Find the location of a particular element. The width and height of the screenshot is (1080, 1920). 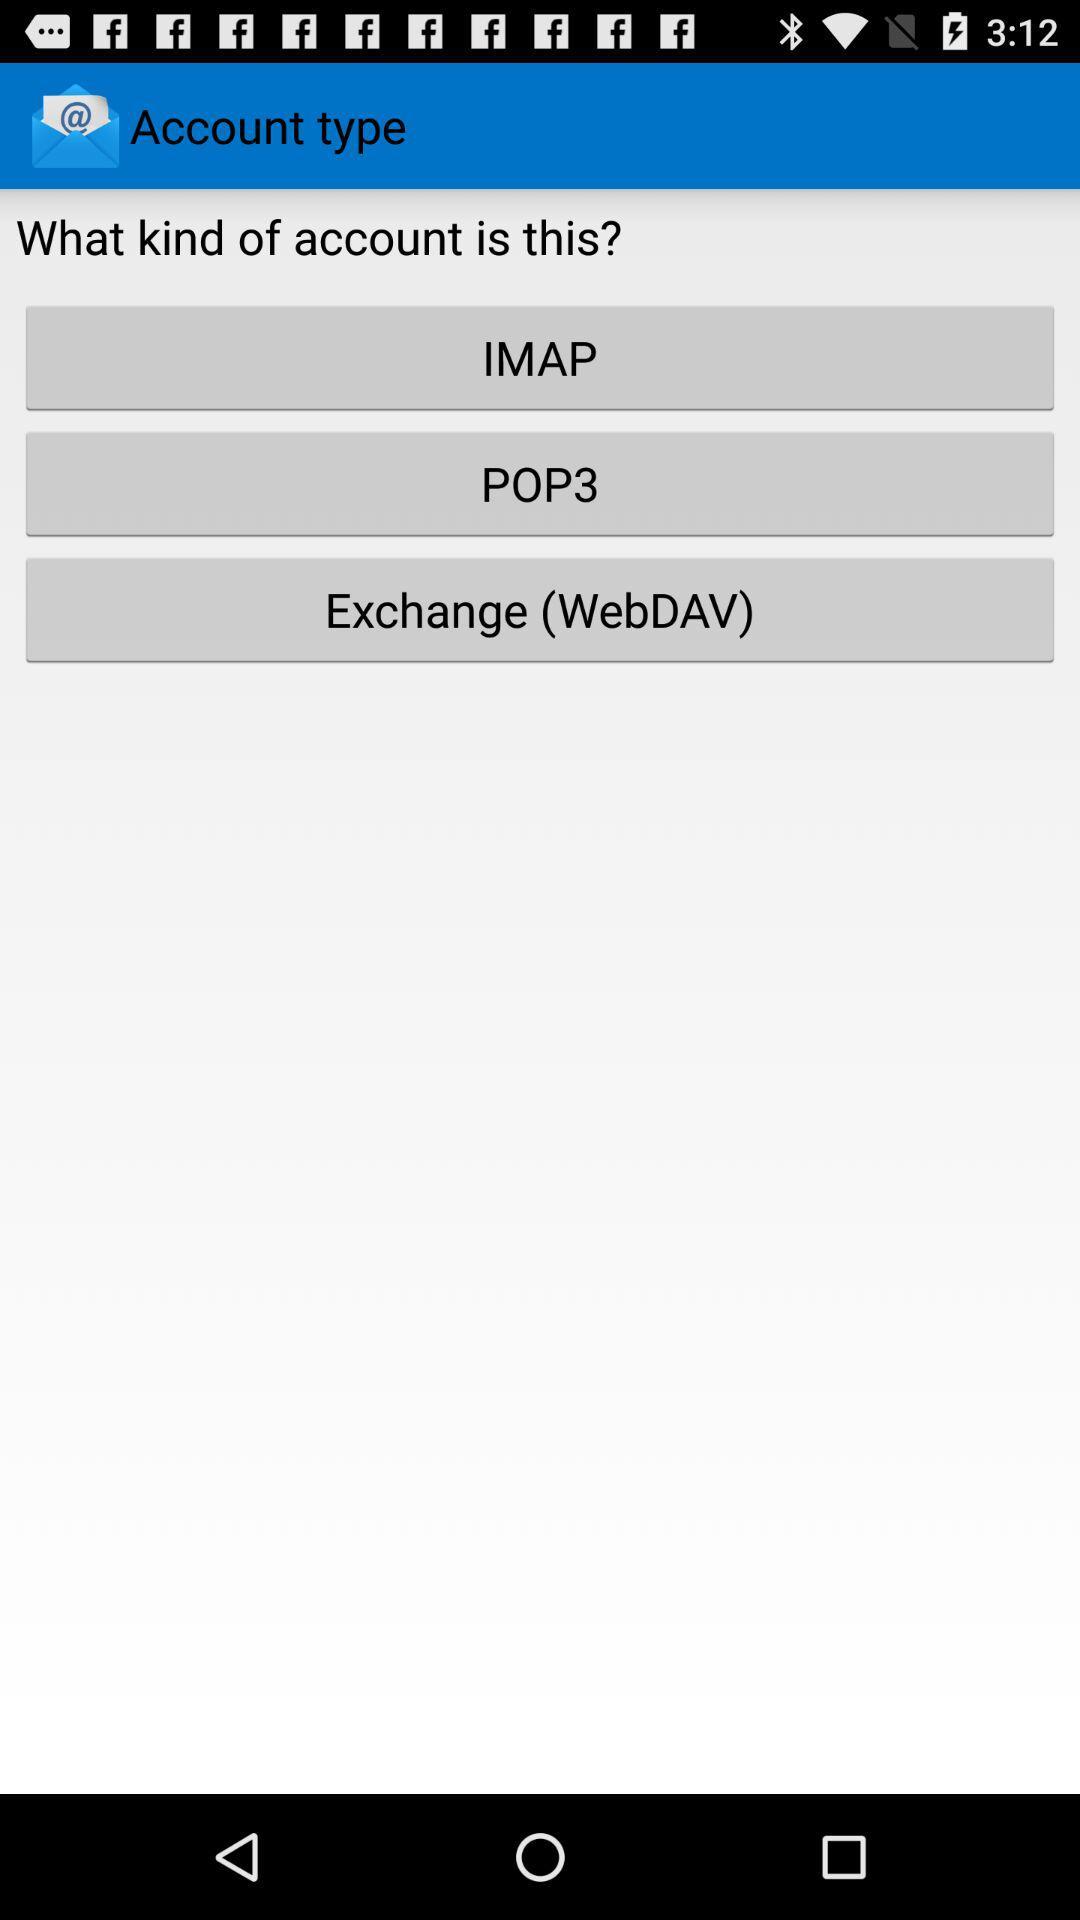

pop3 is located at coordinates (540, 483).